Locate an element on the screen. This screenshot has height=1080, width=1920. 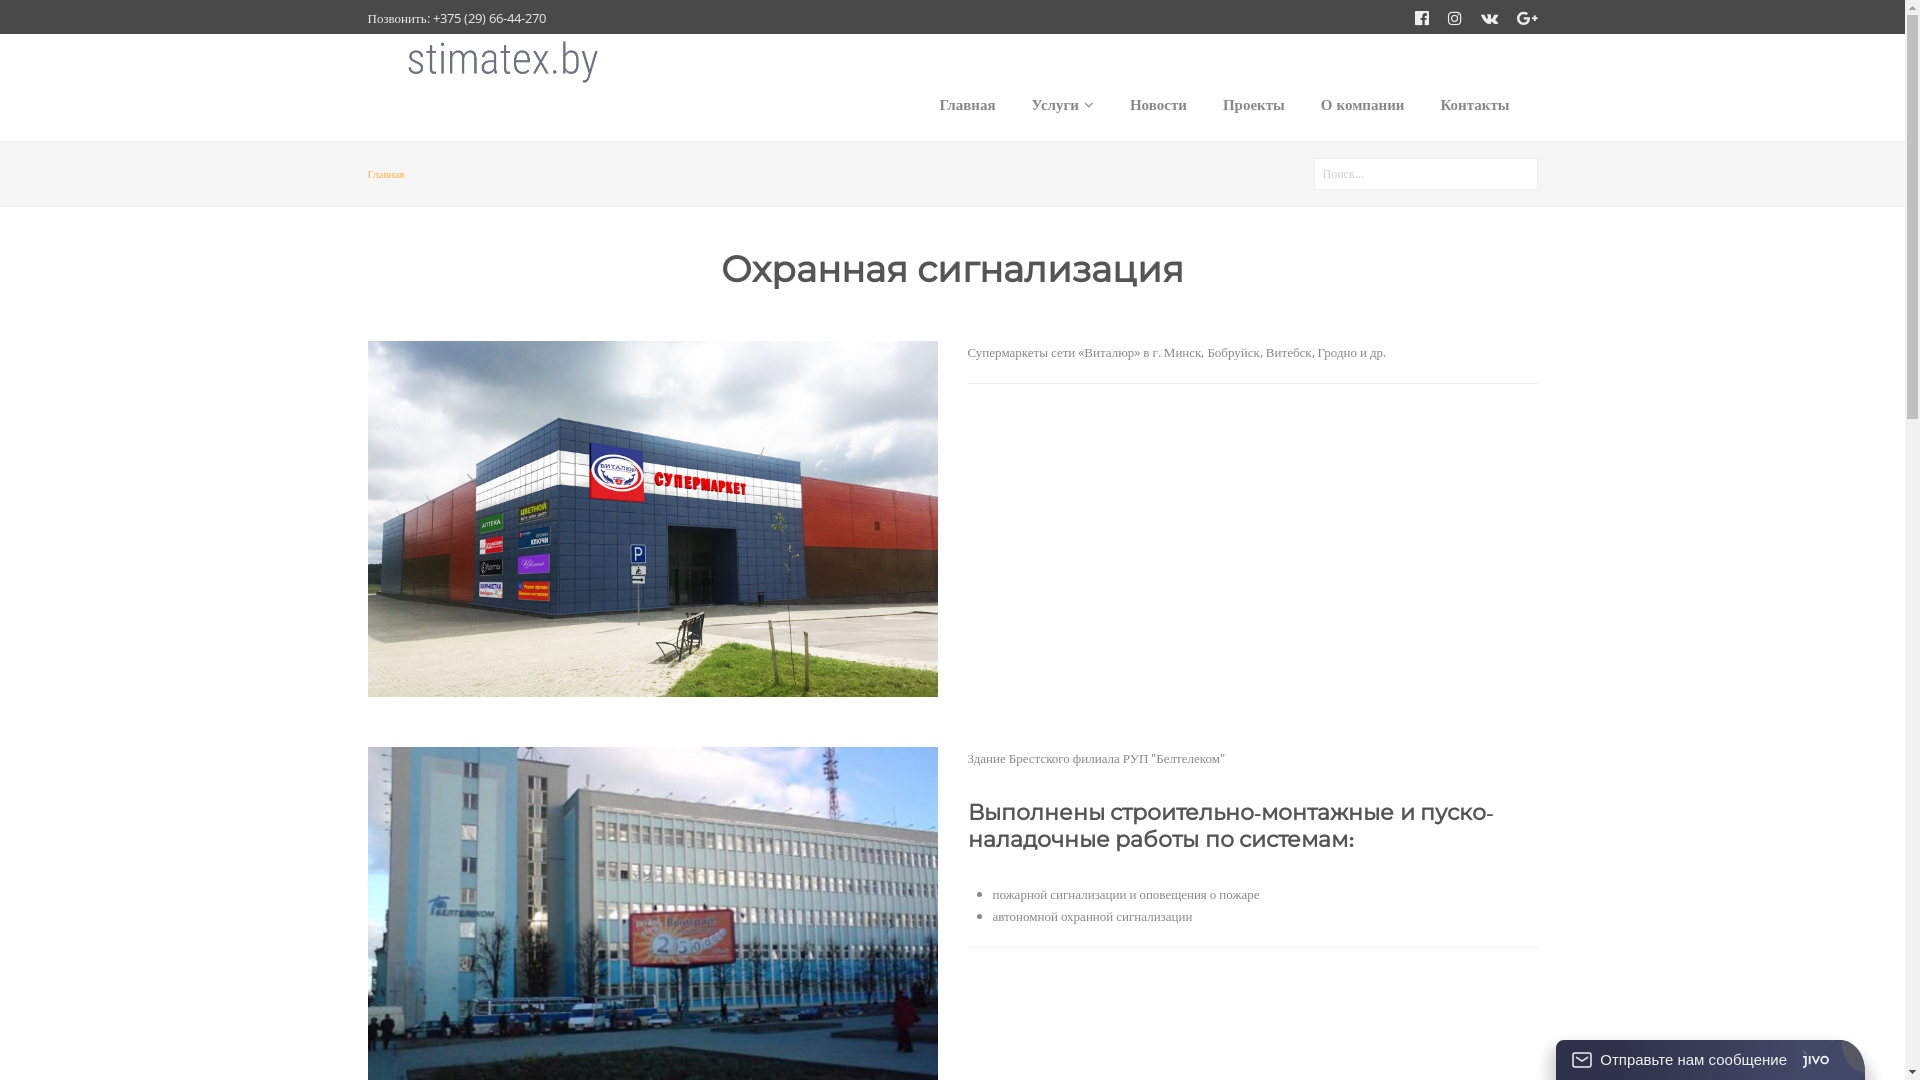
'Enter the terms you wish to search for.' is located at coordinates (1424, 172).